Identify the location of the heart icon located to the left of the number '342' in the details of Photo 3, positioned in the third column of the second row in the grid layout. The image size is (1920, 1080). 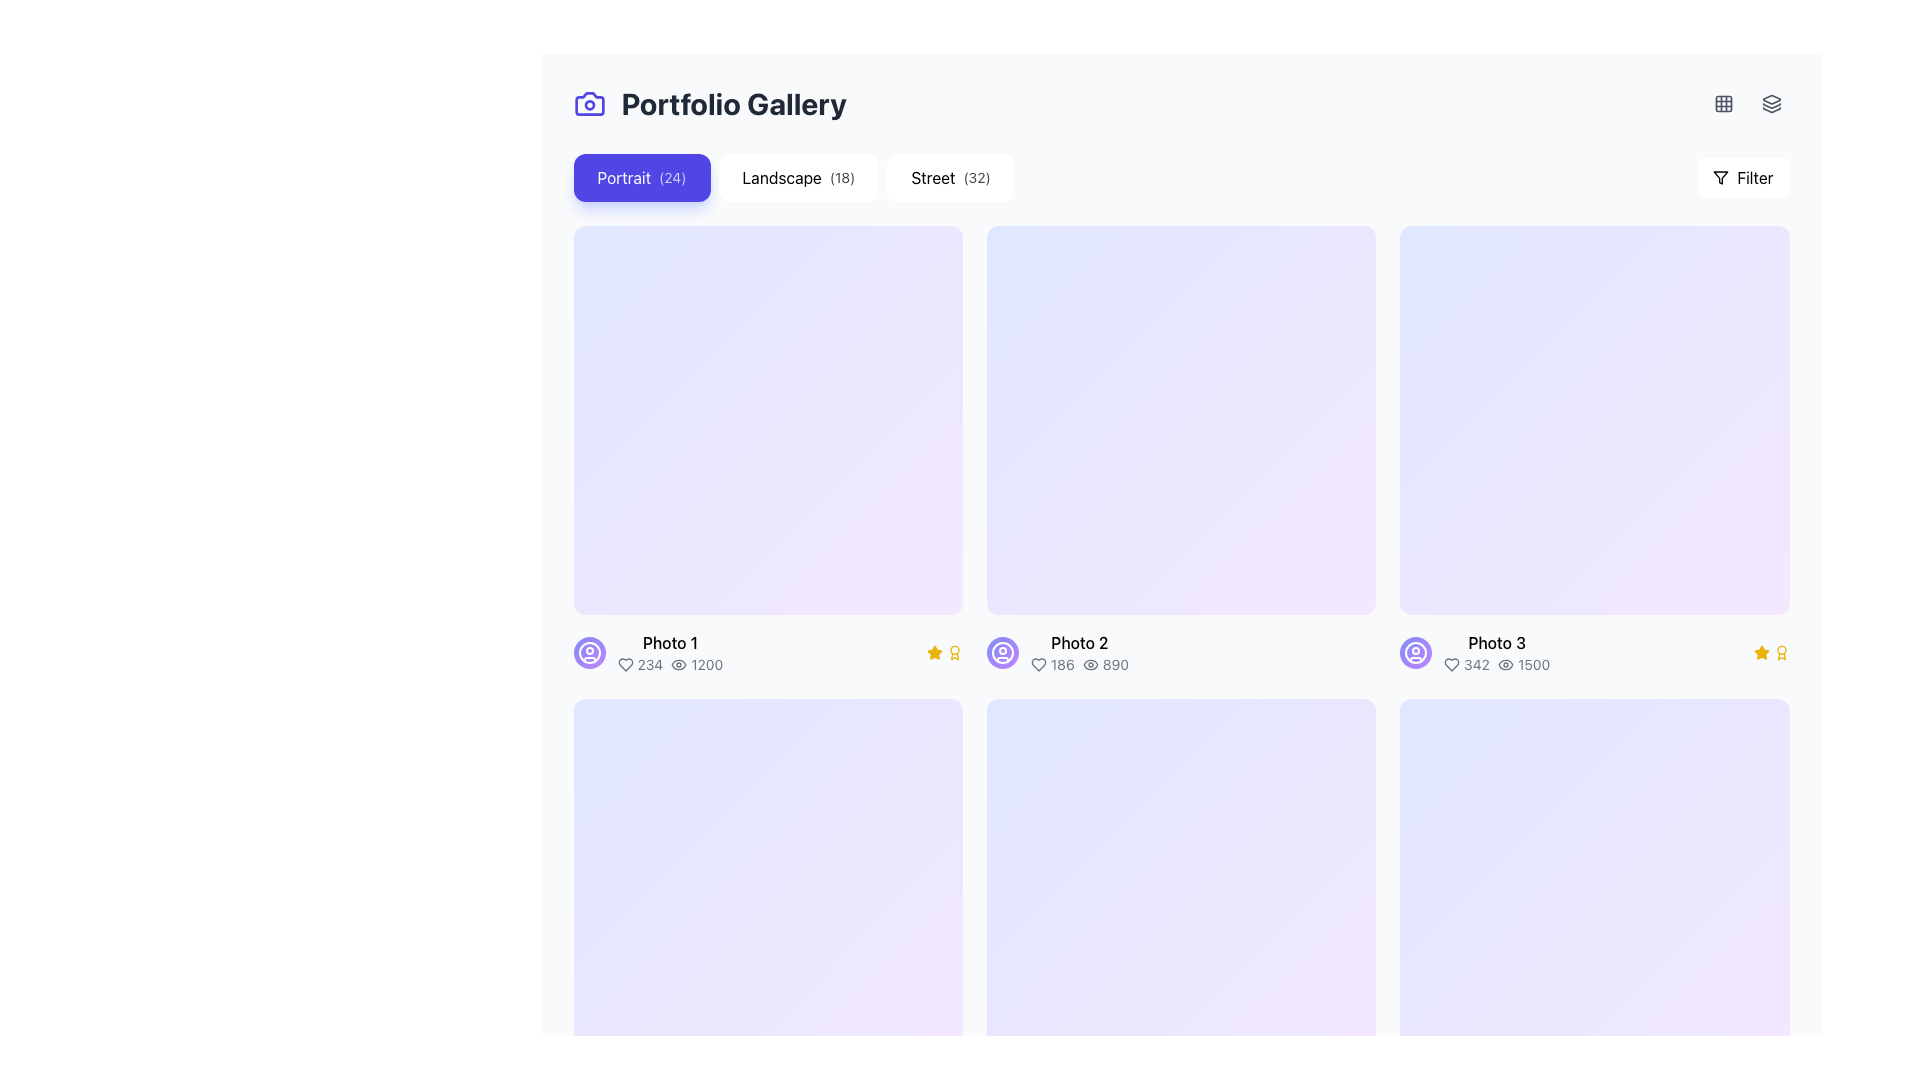
(1452, 665).